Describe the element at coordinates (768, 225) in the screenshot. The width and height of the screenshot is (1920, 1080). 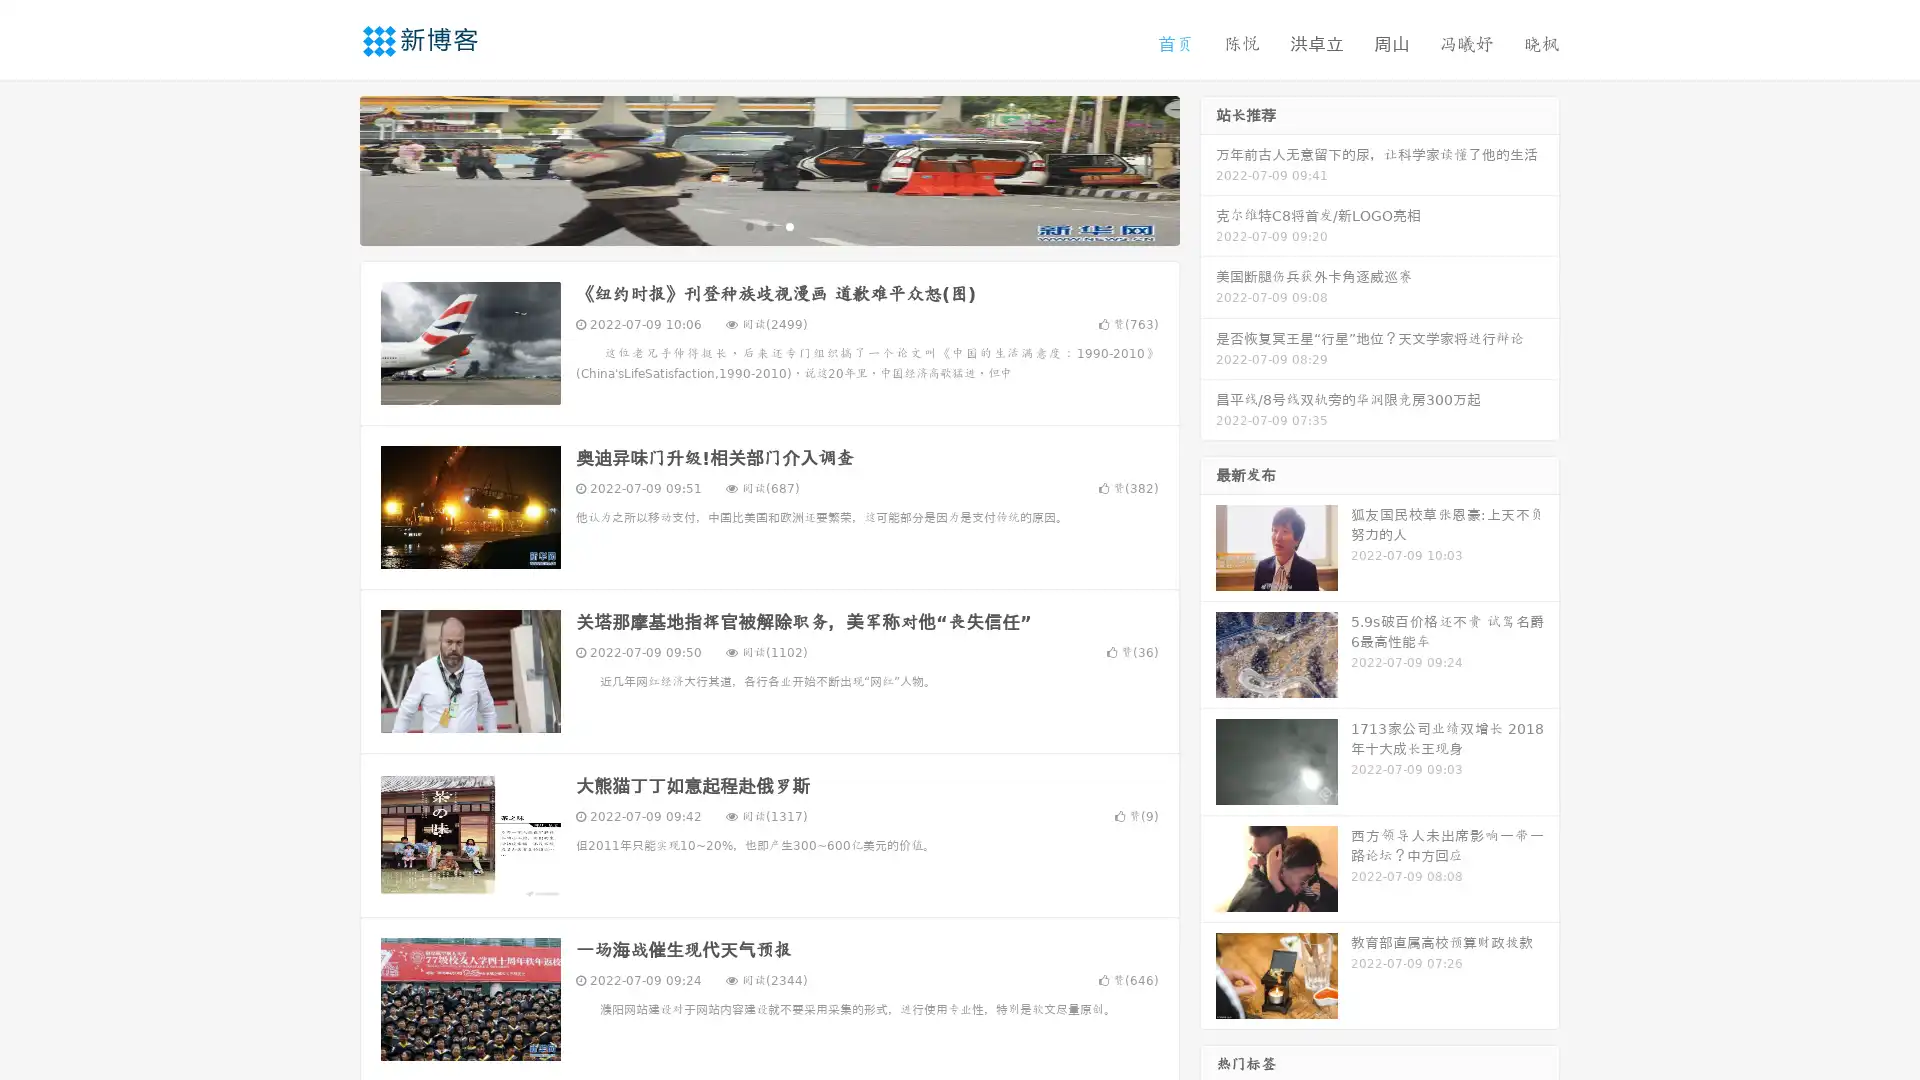
I see `Go to slide 2` at that location.